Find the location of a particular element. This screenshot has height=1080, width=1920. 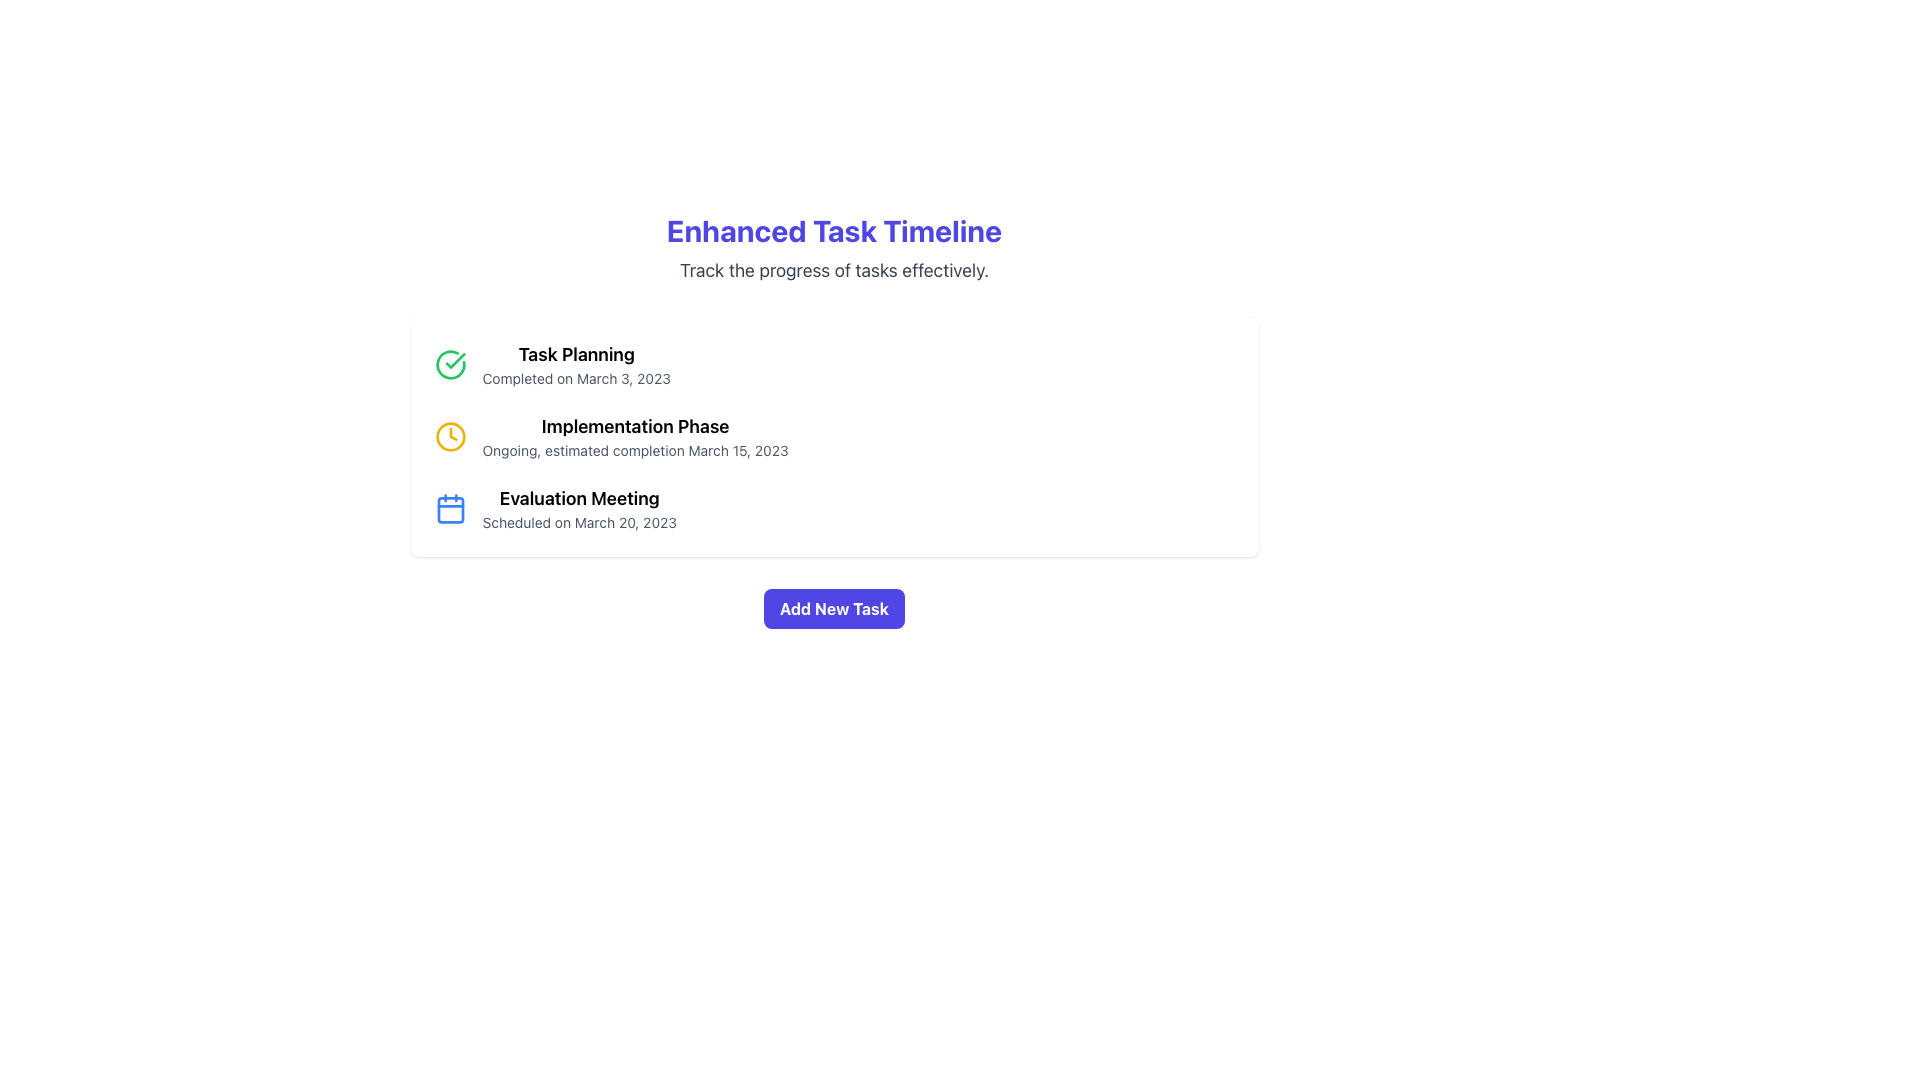

the completion status icon of the first task in the 'Task Planning' section to visually indicate its state is located at coordinates (449, 365).